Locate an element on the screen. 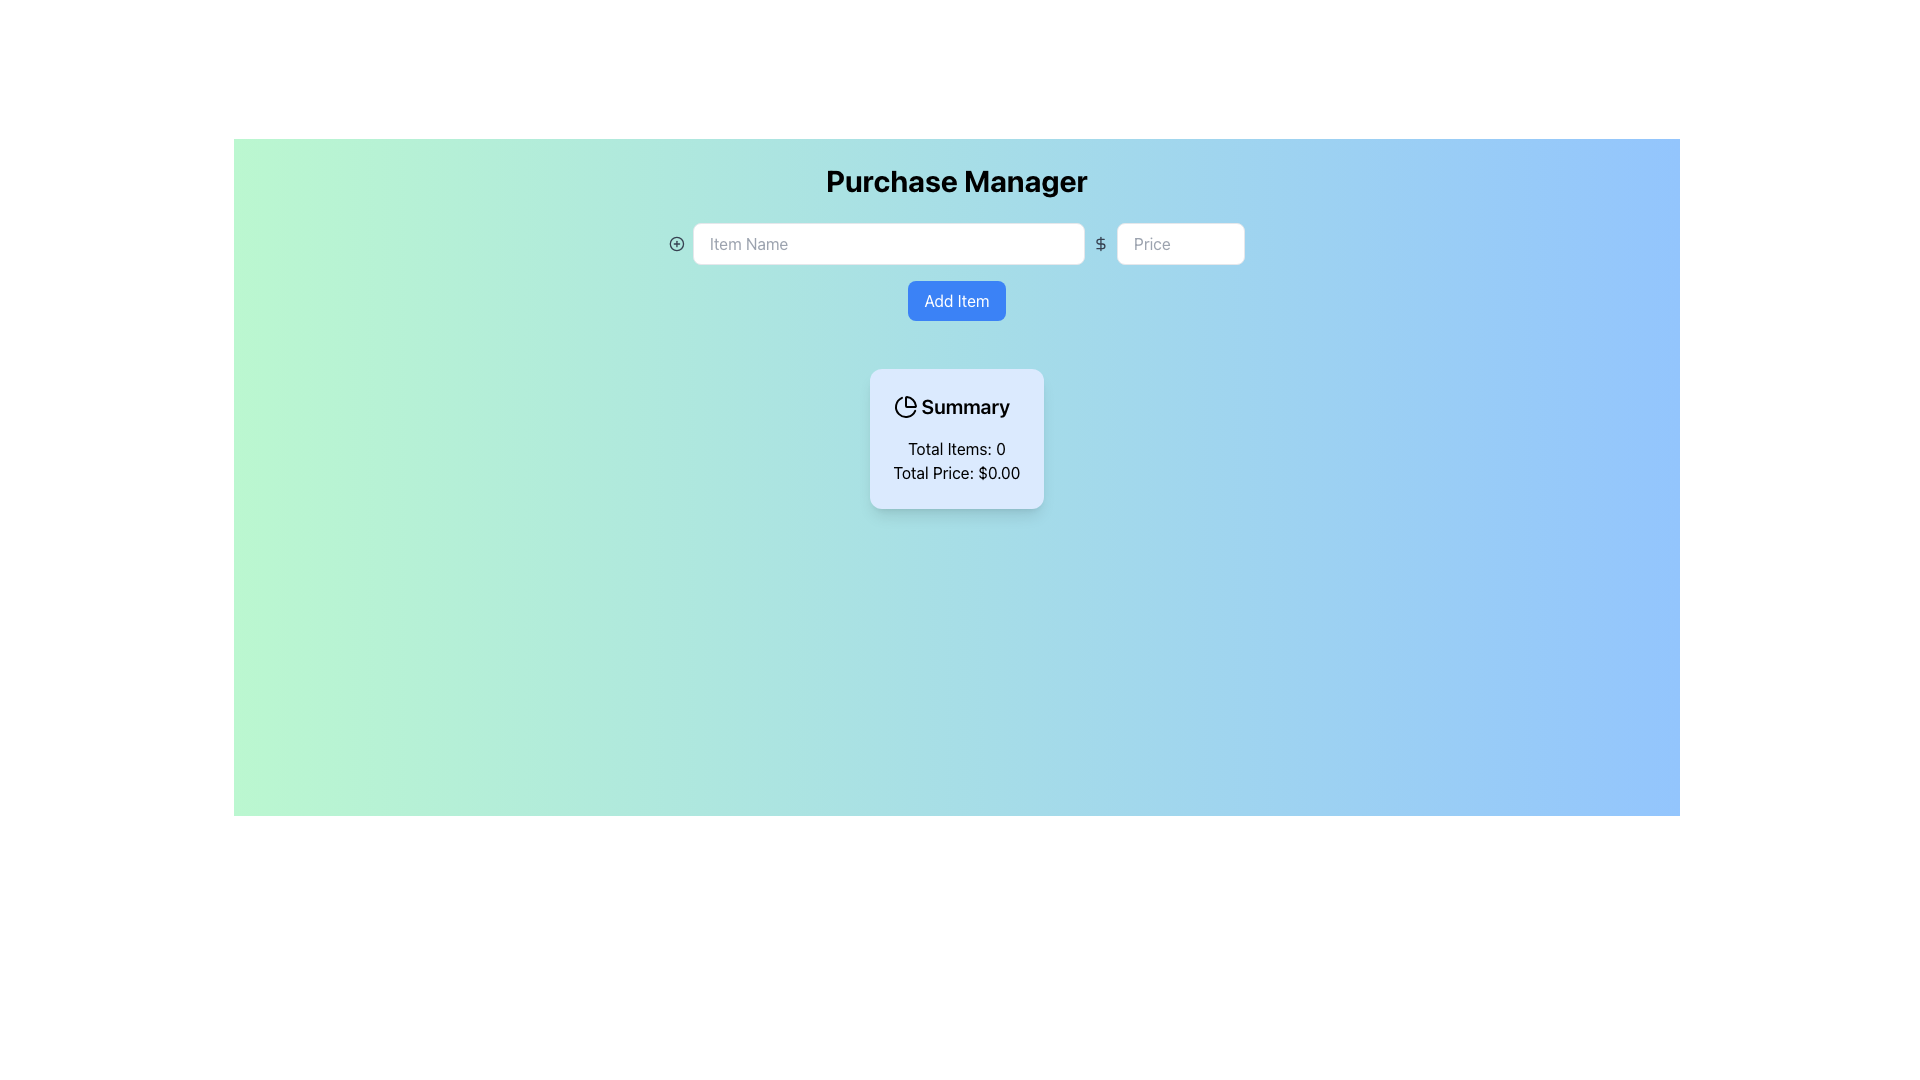  the dollar sign icon, which is styled in gray color and positioned immediately to the left of the 'Price' input field is located at coordinates (1100, 242).